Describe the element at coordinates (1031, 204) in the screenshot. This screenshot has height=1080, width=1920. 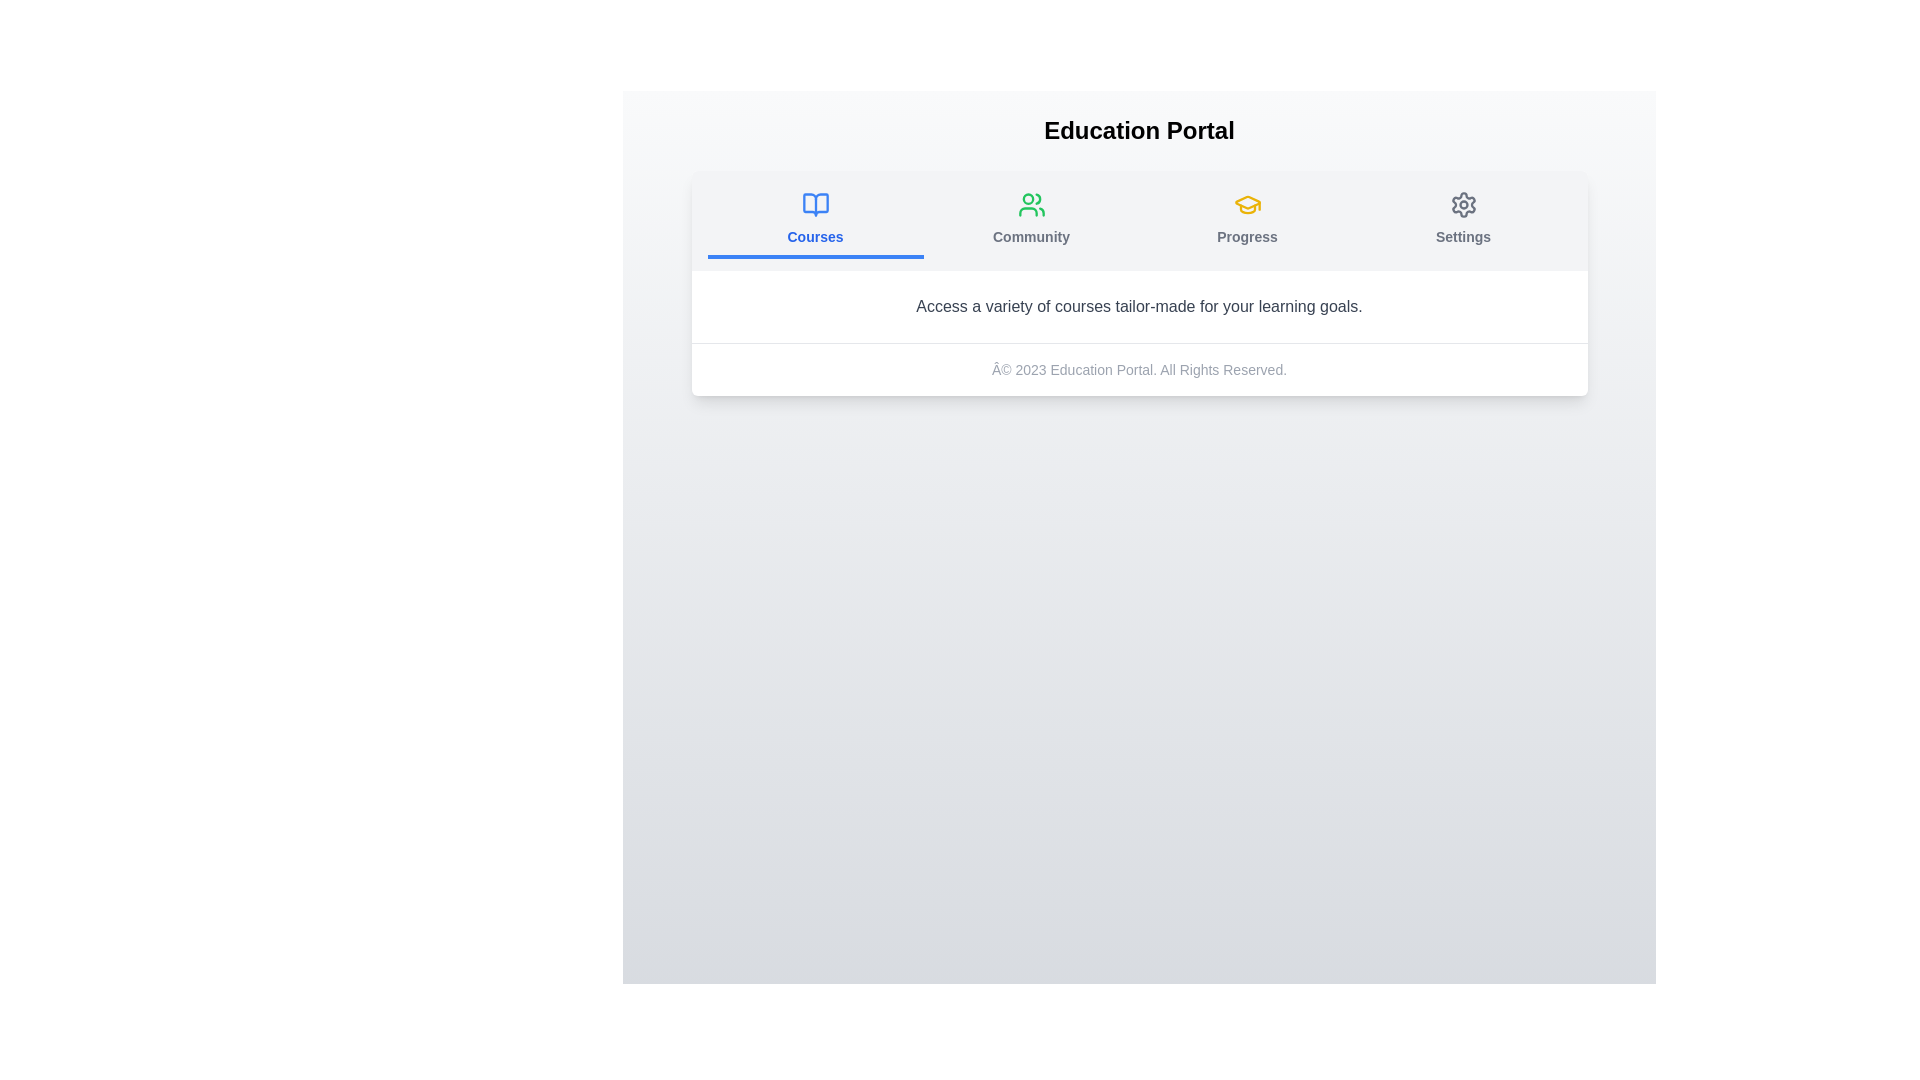
I see `the user group icon, which is styled in green and located above the 'Community' text` at that location.